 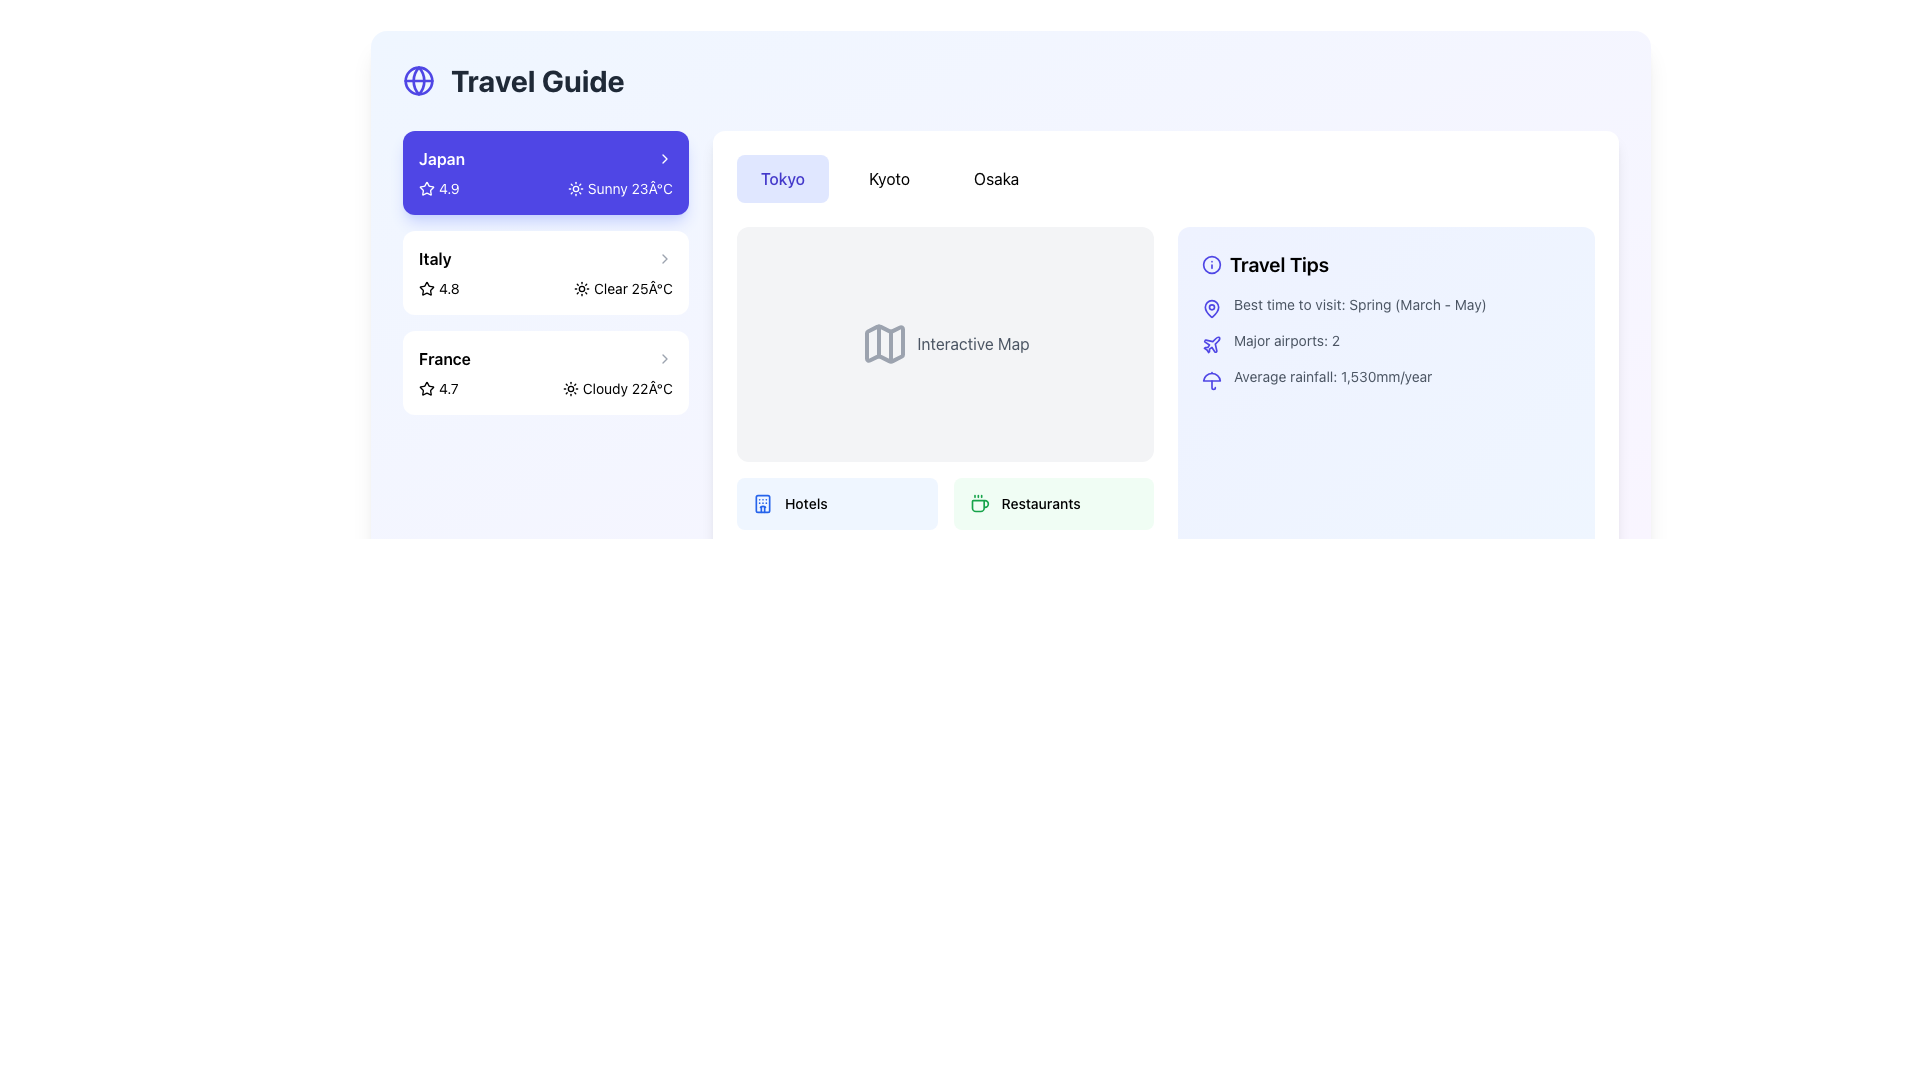 What do you see at coordinates (546, 289) in the screenshot?
I see `the rating and weather information element displaying '4.8', 'Clear 25°C', and the respective icons, located in the Italy card` at bounding box center [546, 289].